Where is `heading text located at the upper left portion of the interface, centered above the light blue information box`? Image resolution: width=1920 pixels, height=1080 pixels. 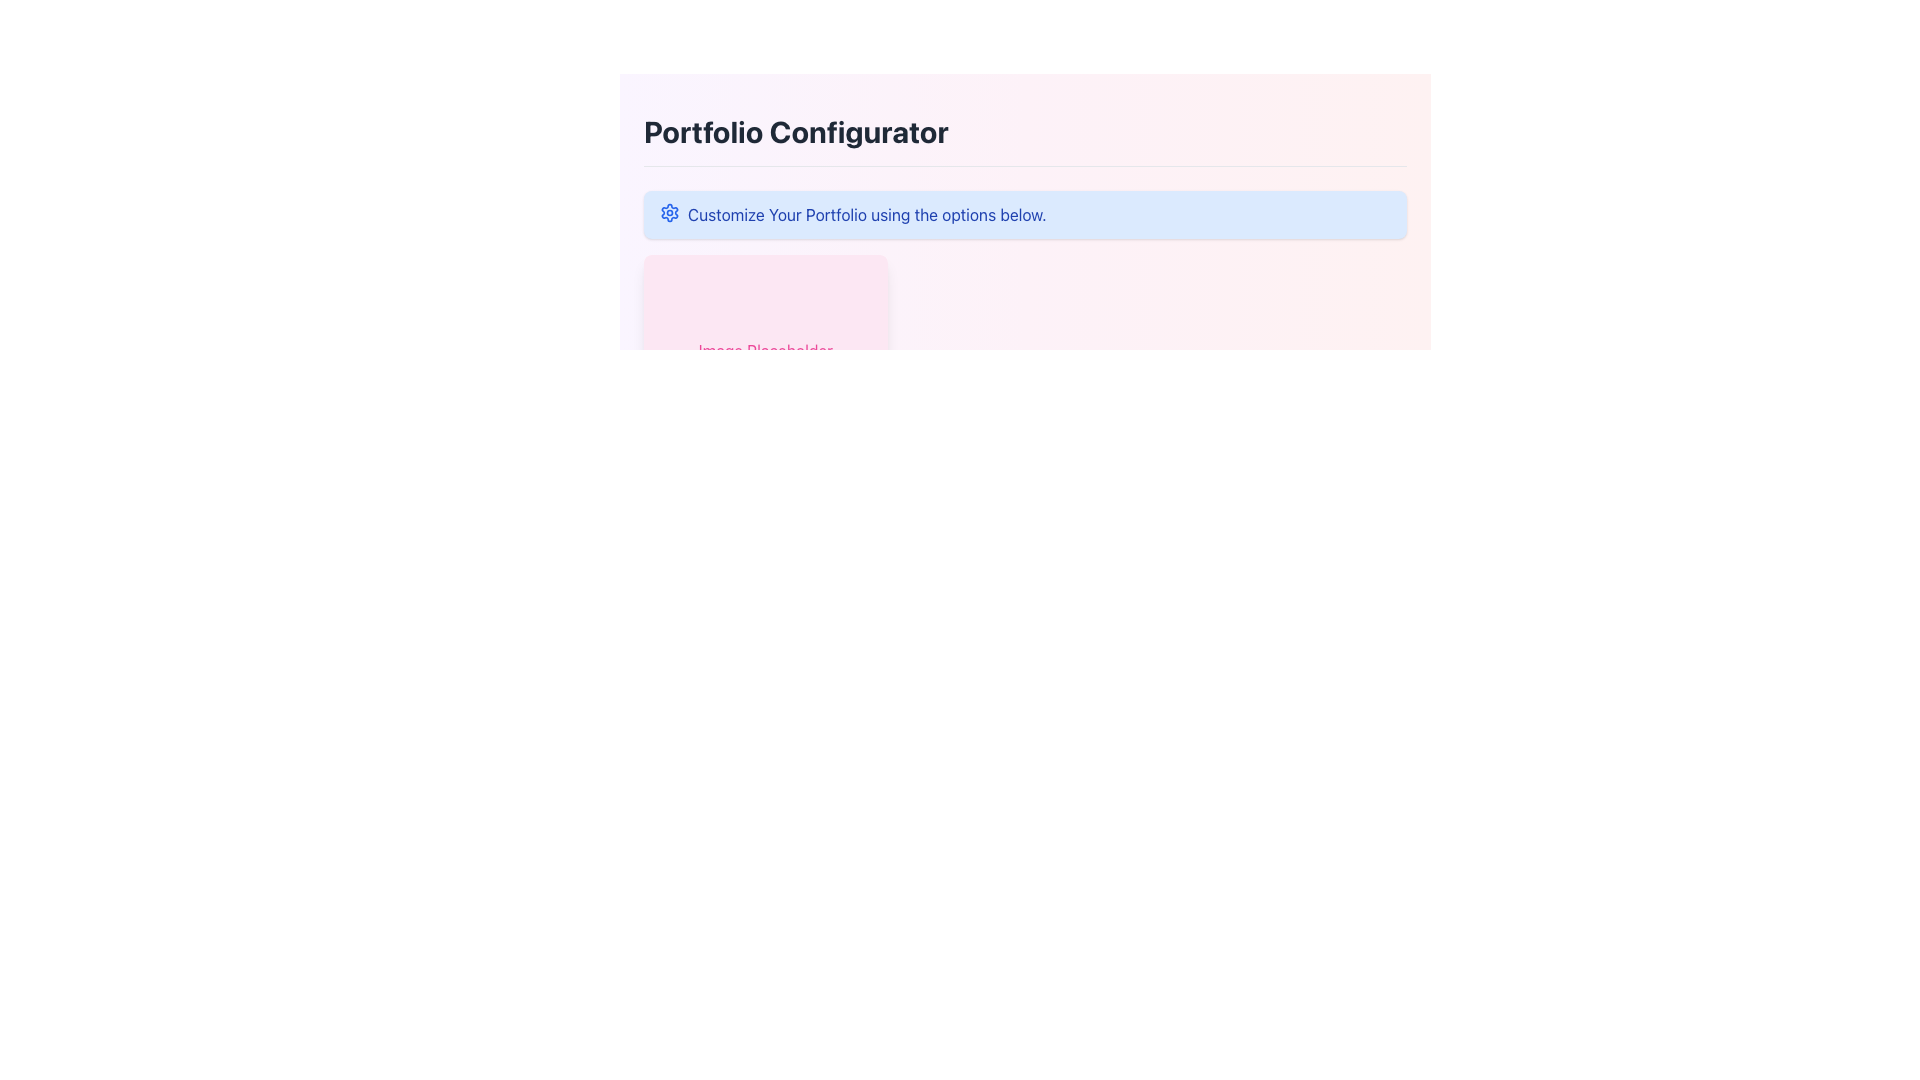
heading text located at the upper left portion of the interface, centered above the light blue information box is located at coordinates (795, 131).